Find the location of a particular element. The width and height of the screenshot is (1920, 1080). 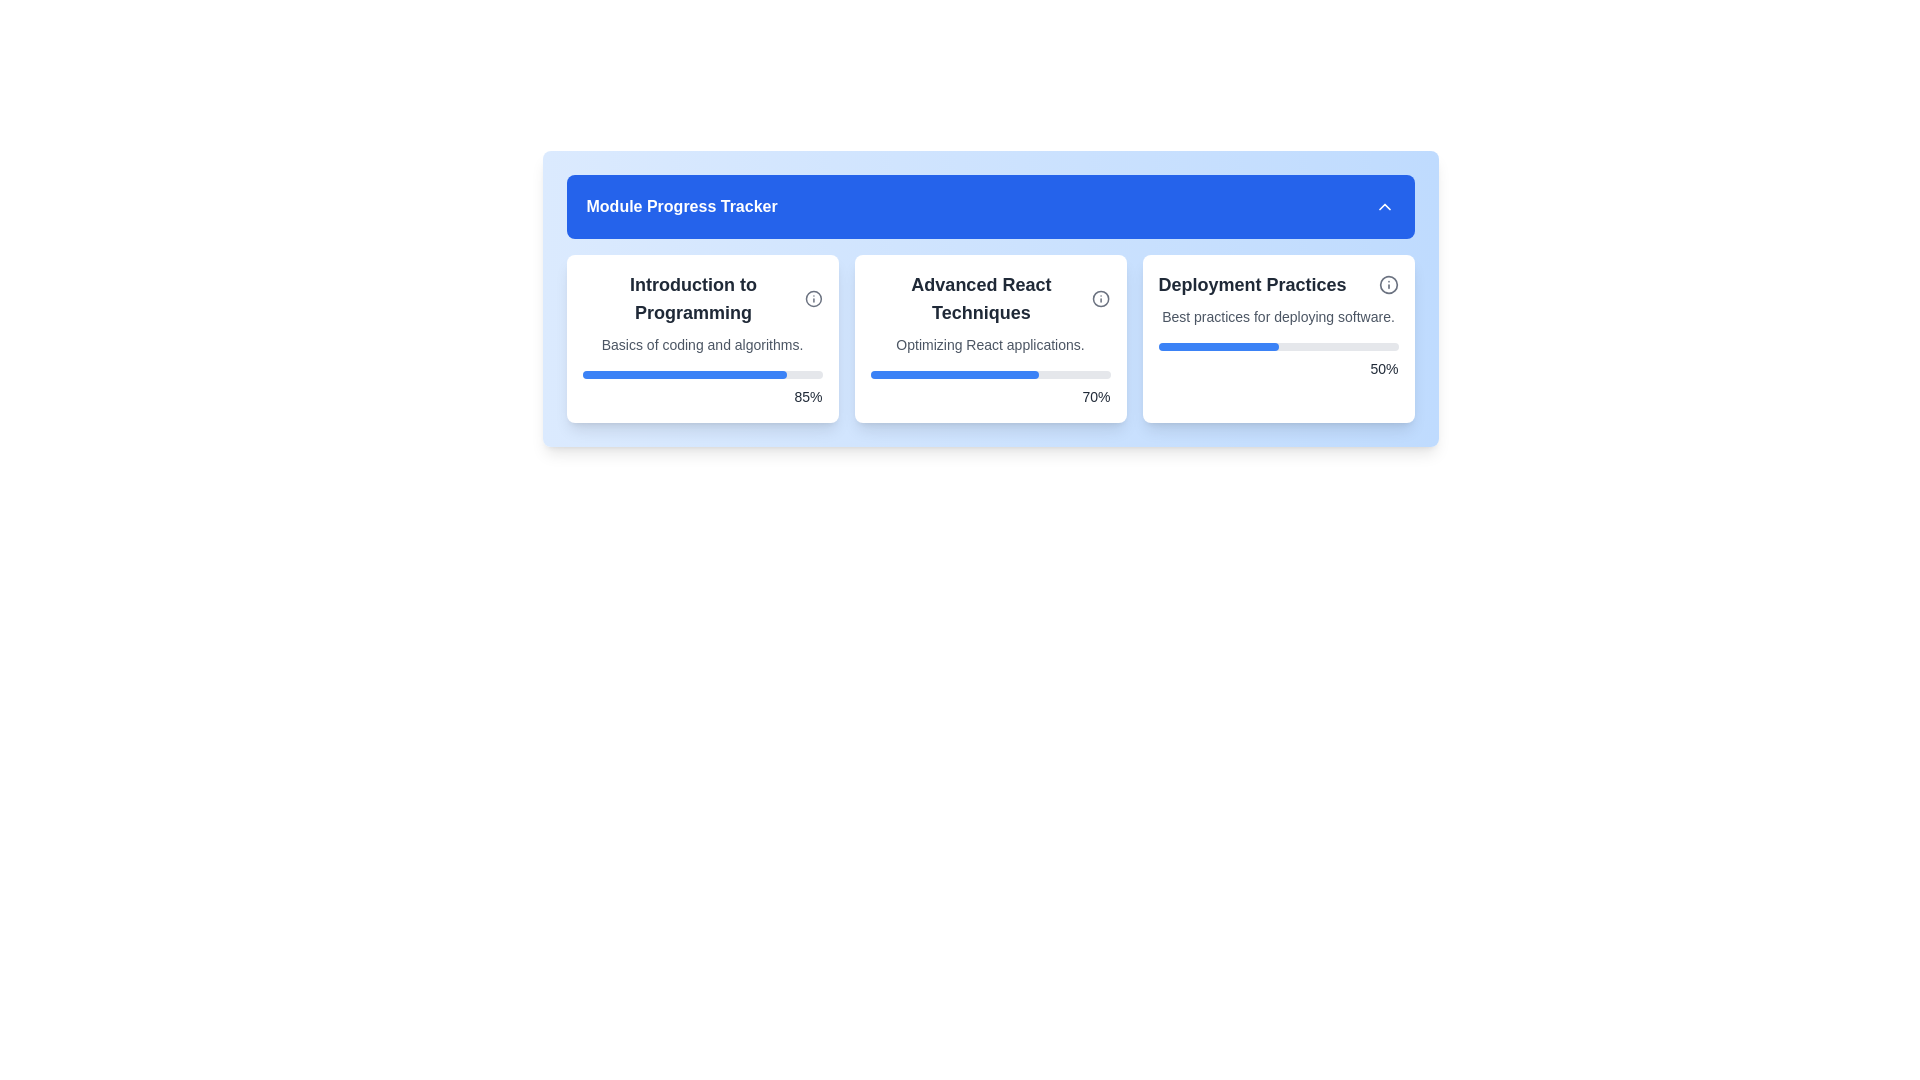

the static text element that provides contextual information about advanced React techniques, located below the title in the middle card of a three-card layout is located at coordinates (990, 343).